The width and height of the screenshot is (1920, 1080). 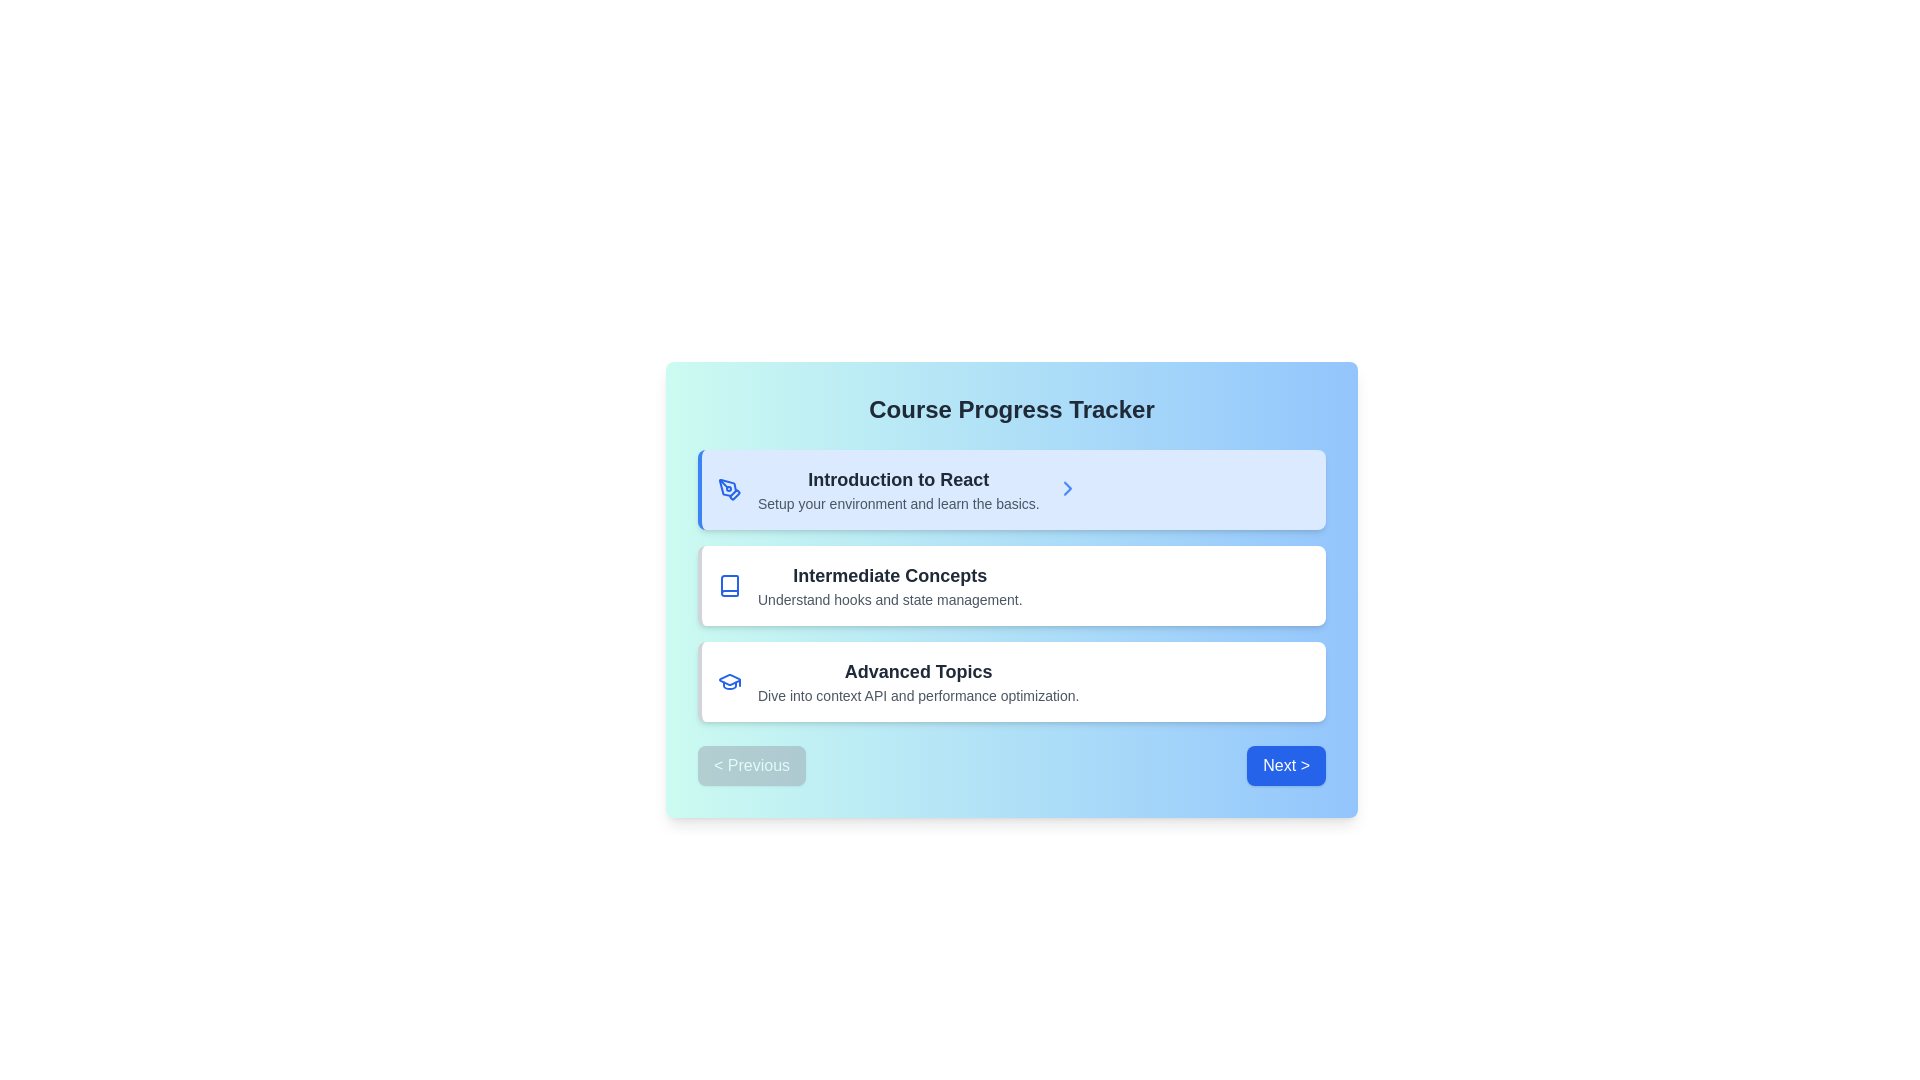 I want to click on the 'Next >' button, which is a rectangular button with a bold blue background and white text, located on the right side of the course progress tracker interface, so click(x=1286, y=765).